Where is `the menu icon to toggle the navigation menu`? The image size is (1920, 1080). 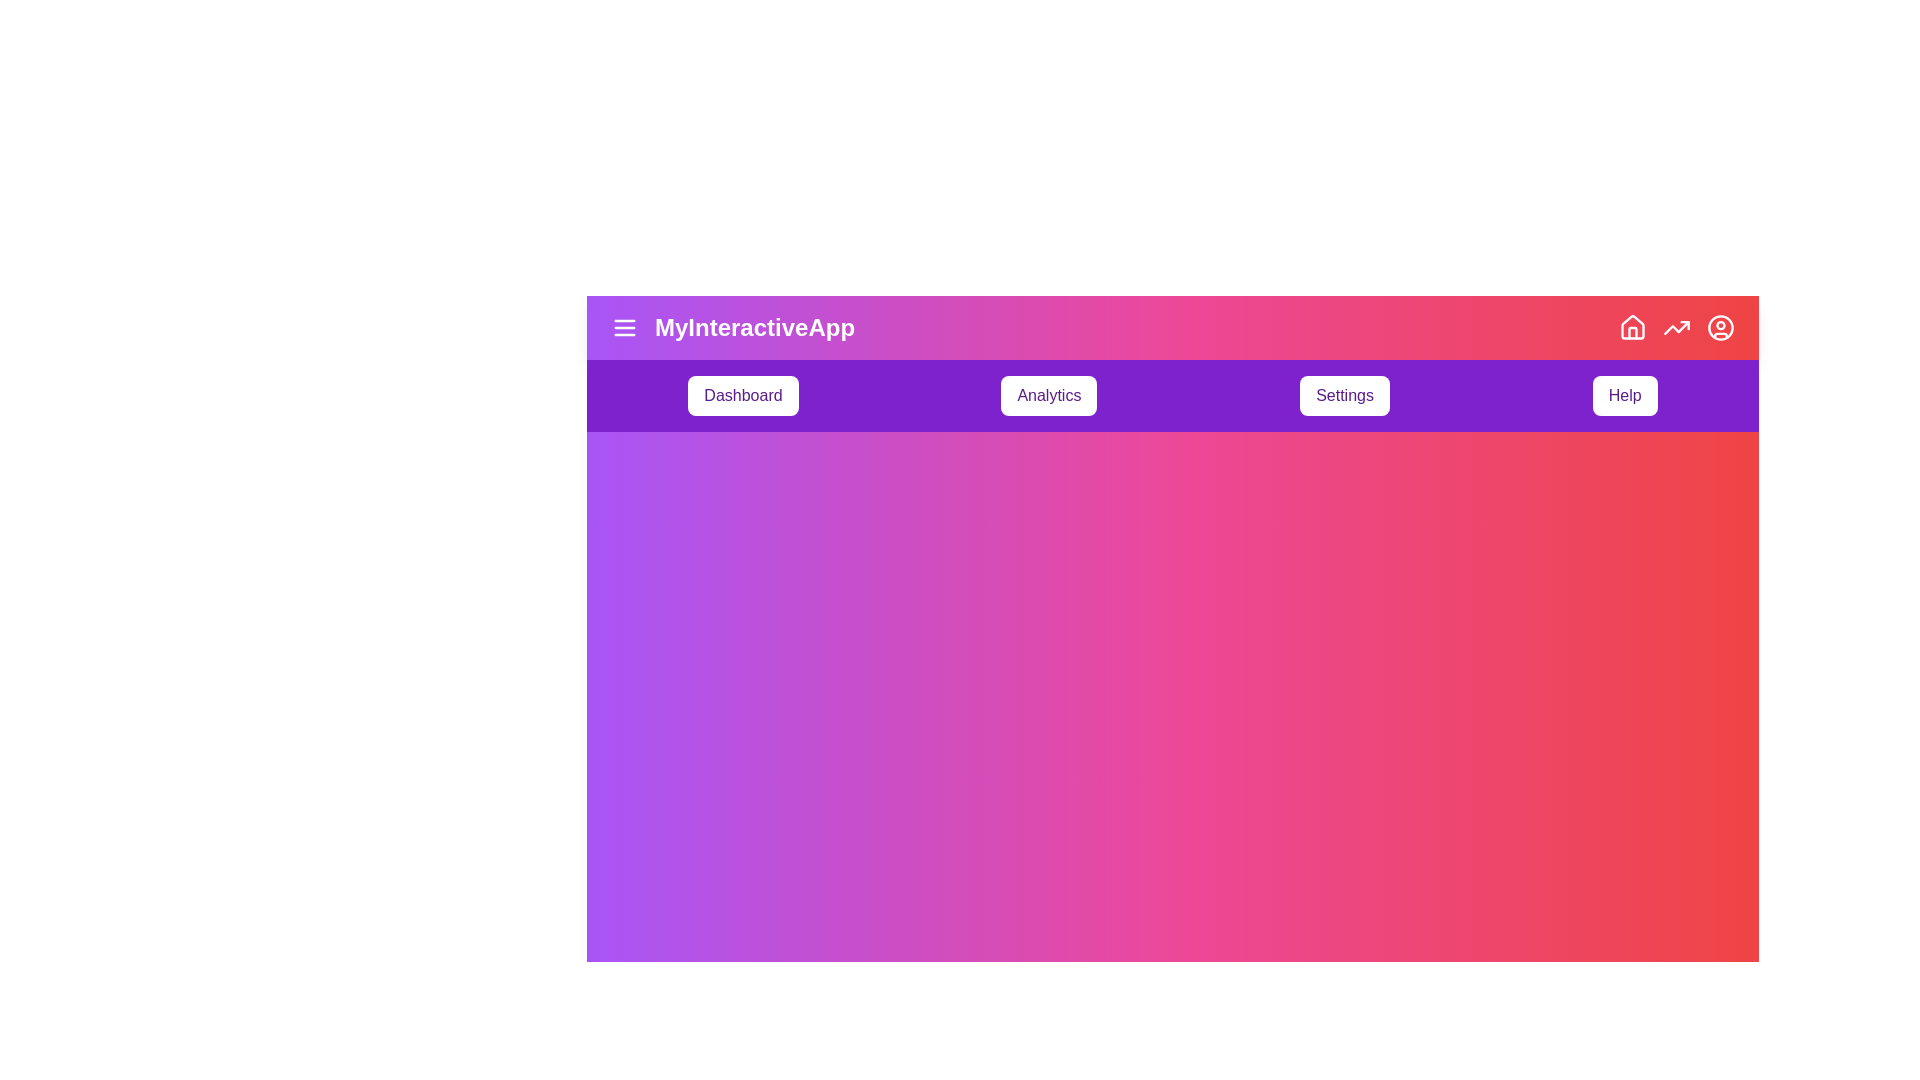 the menu icon to toggle the navigation menu is located at coordinates (623, 326).